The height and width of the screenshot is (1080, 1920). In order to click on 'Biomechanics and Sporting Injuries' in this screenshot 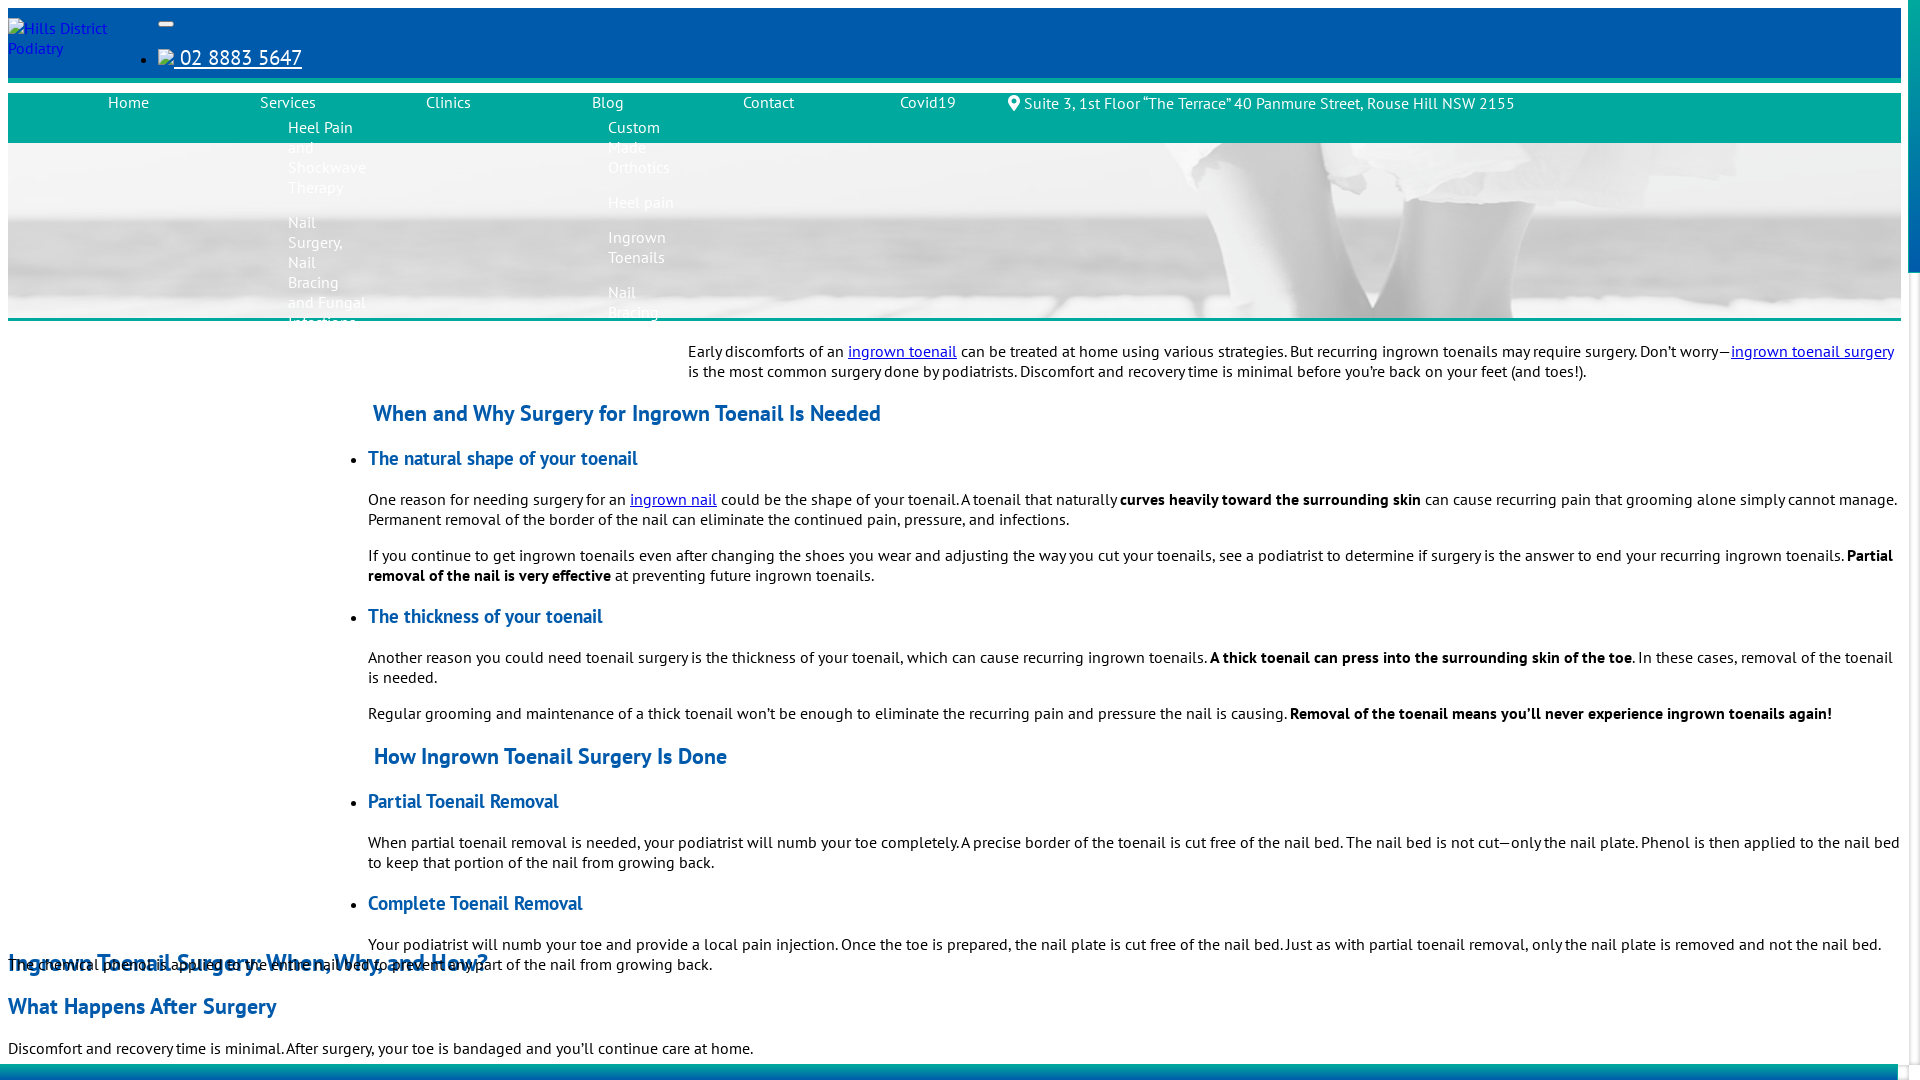, I will do `click(335, 651)`.